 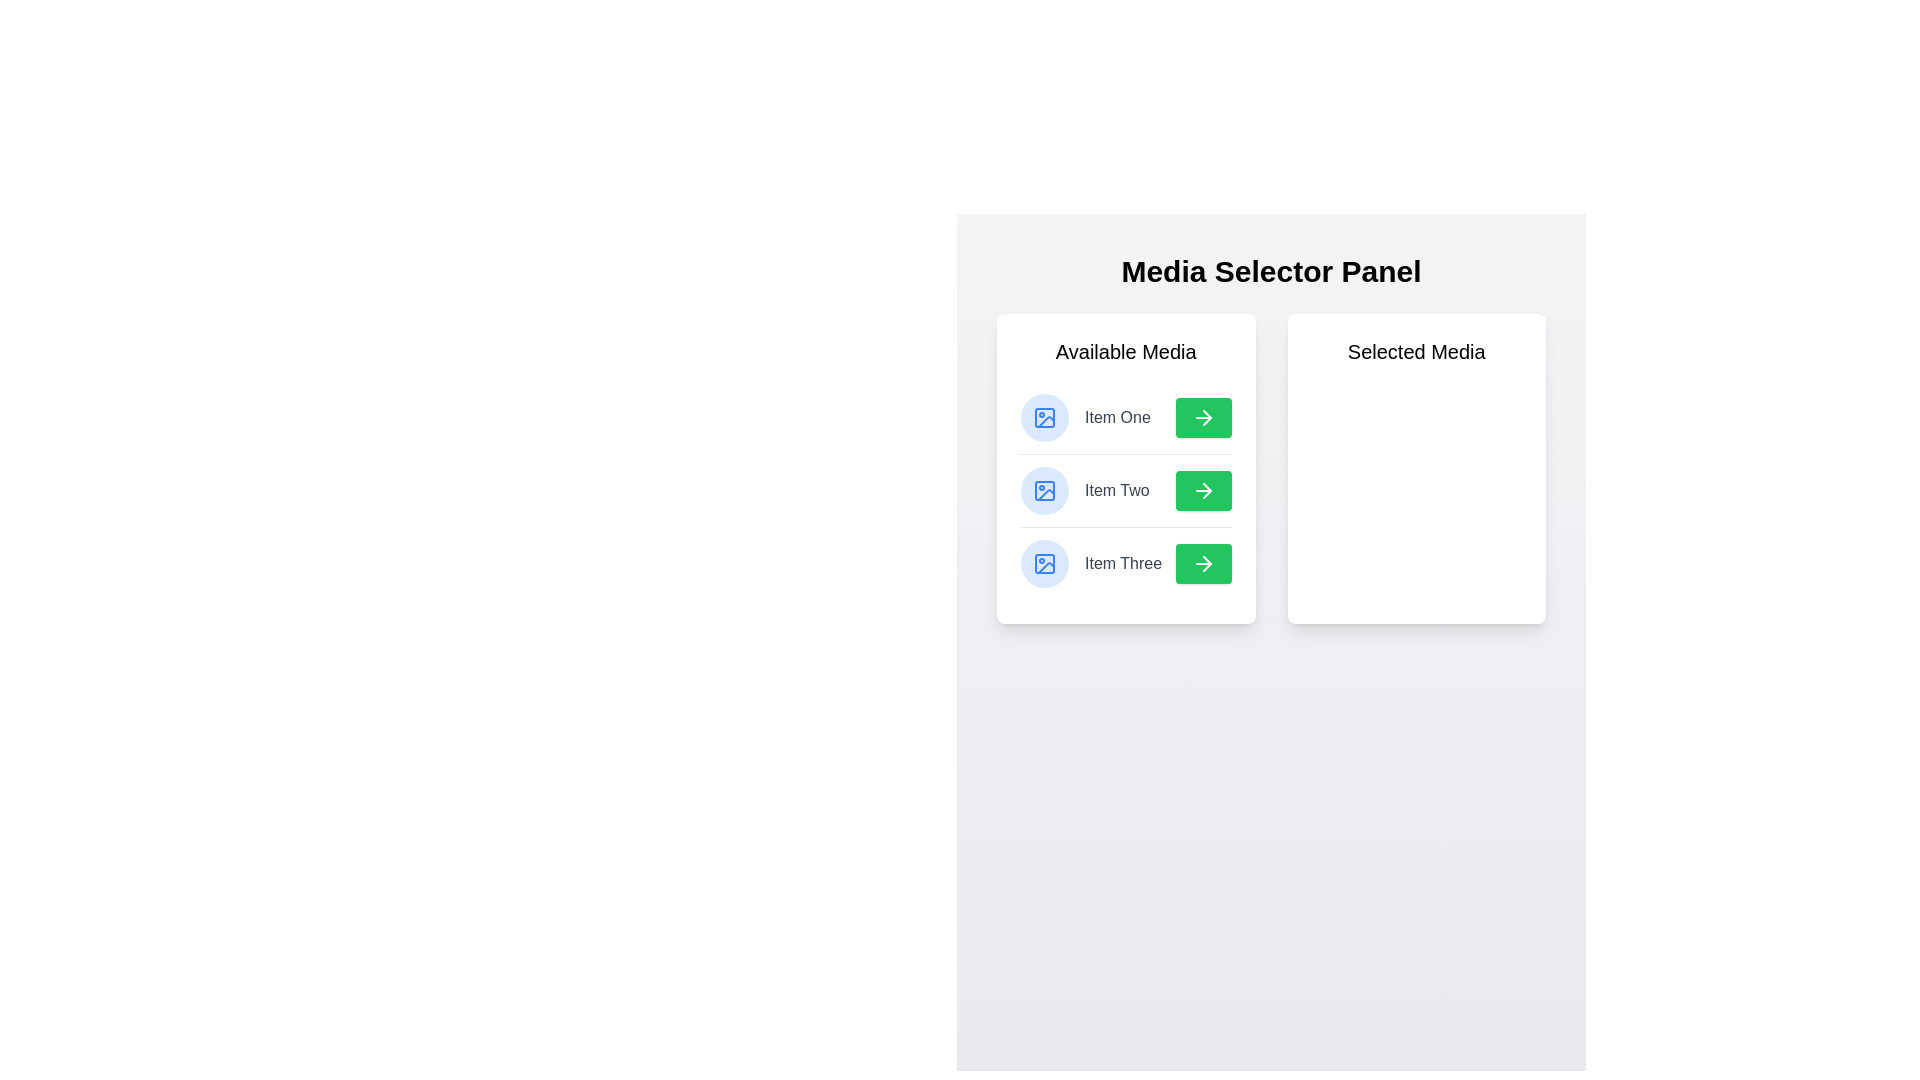 What do you see at coordinates (1044, 490) in the screenshot?
I see `the icon styled with a blue outline resembling a small image or picture placeholder, located in the second row of the left column under 'Available Media'` at bounding box center [1044, 490].